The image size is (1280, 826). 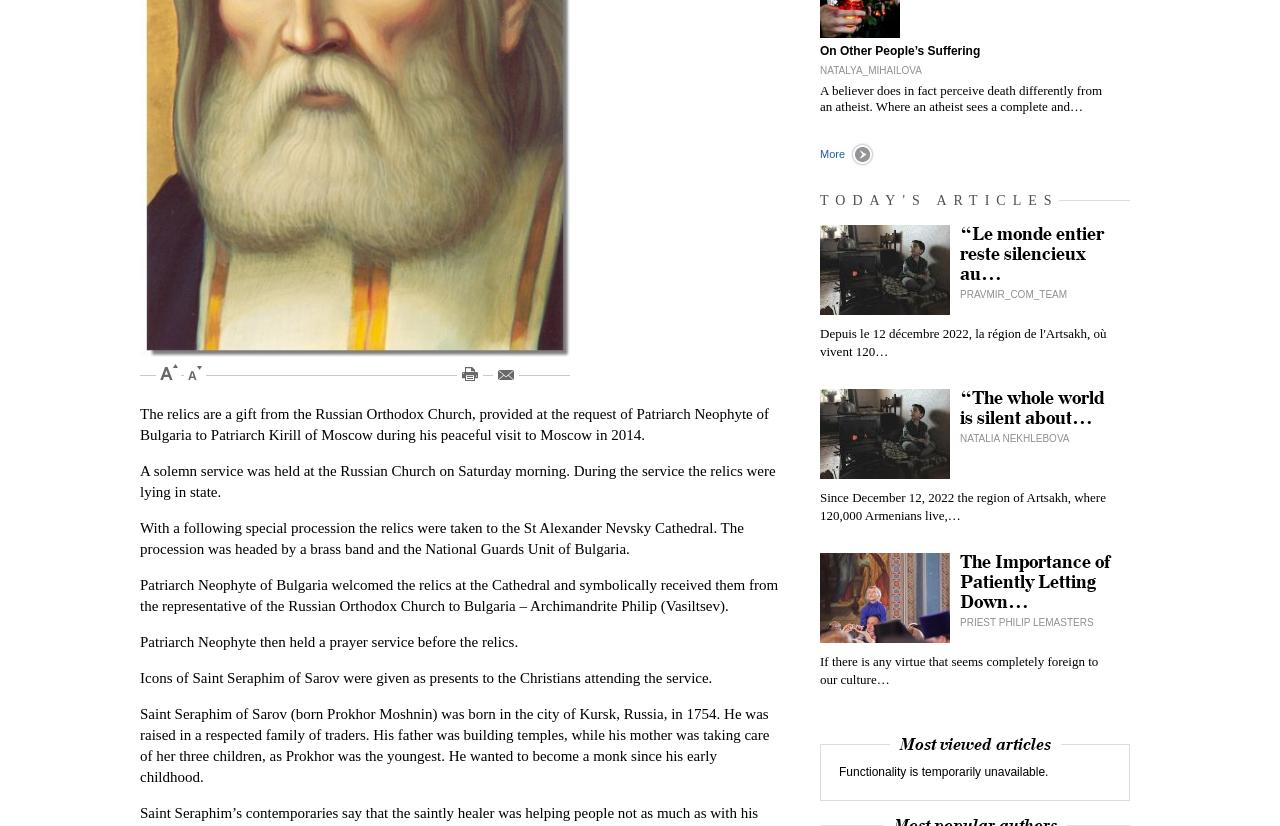 What do you see at coordinates (440, 538) in the screenshot?
I see `'With a following special procession the relics were taken to the St Alexander Nevsky Cathedral. The procession was headed by a brass band and the National Guards Unit of Bulgaria.'` at bounding box center [440, 538].